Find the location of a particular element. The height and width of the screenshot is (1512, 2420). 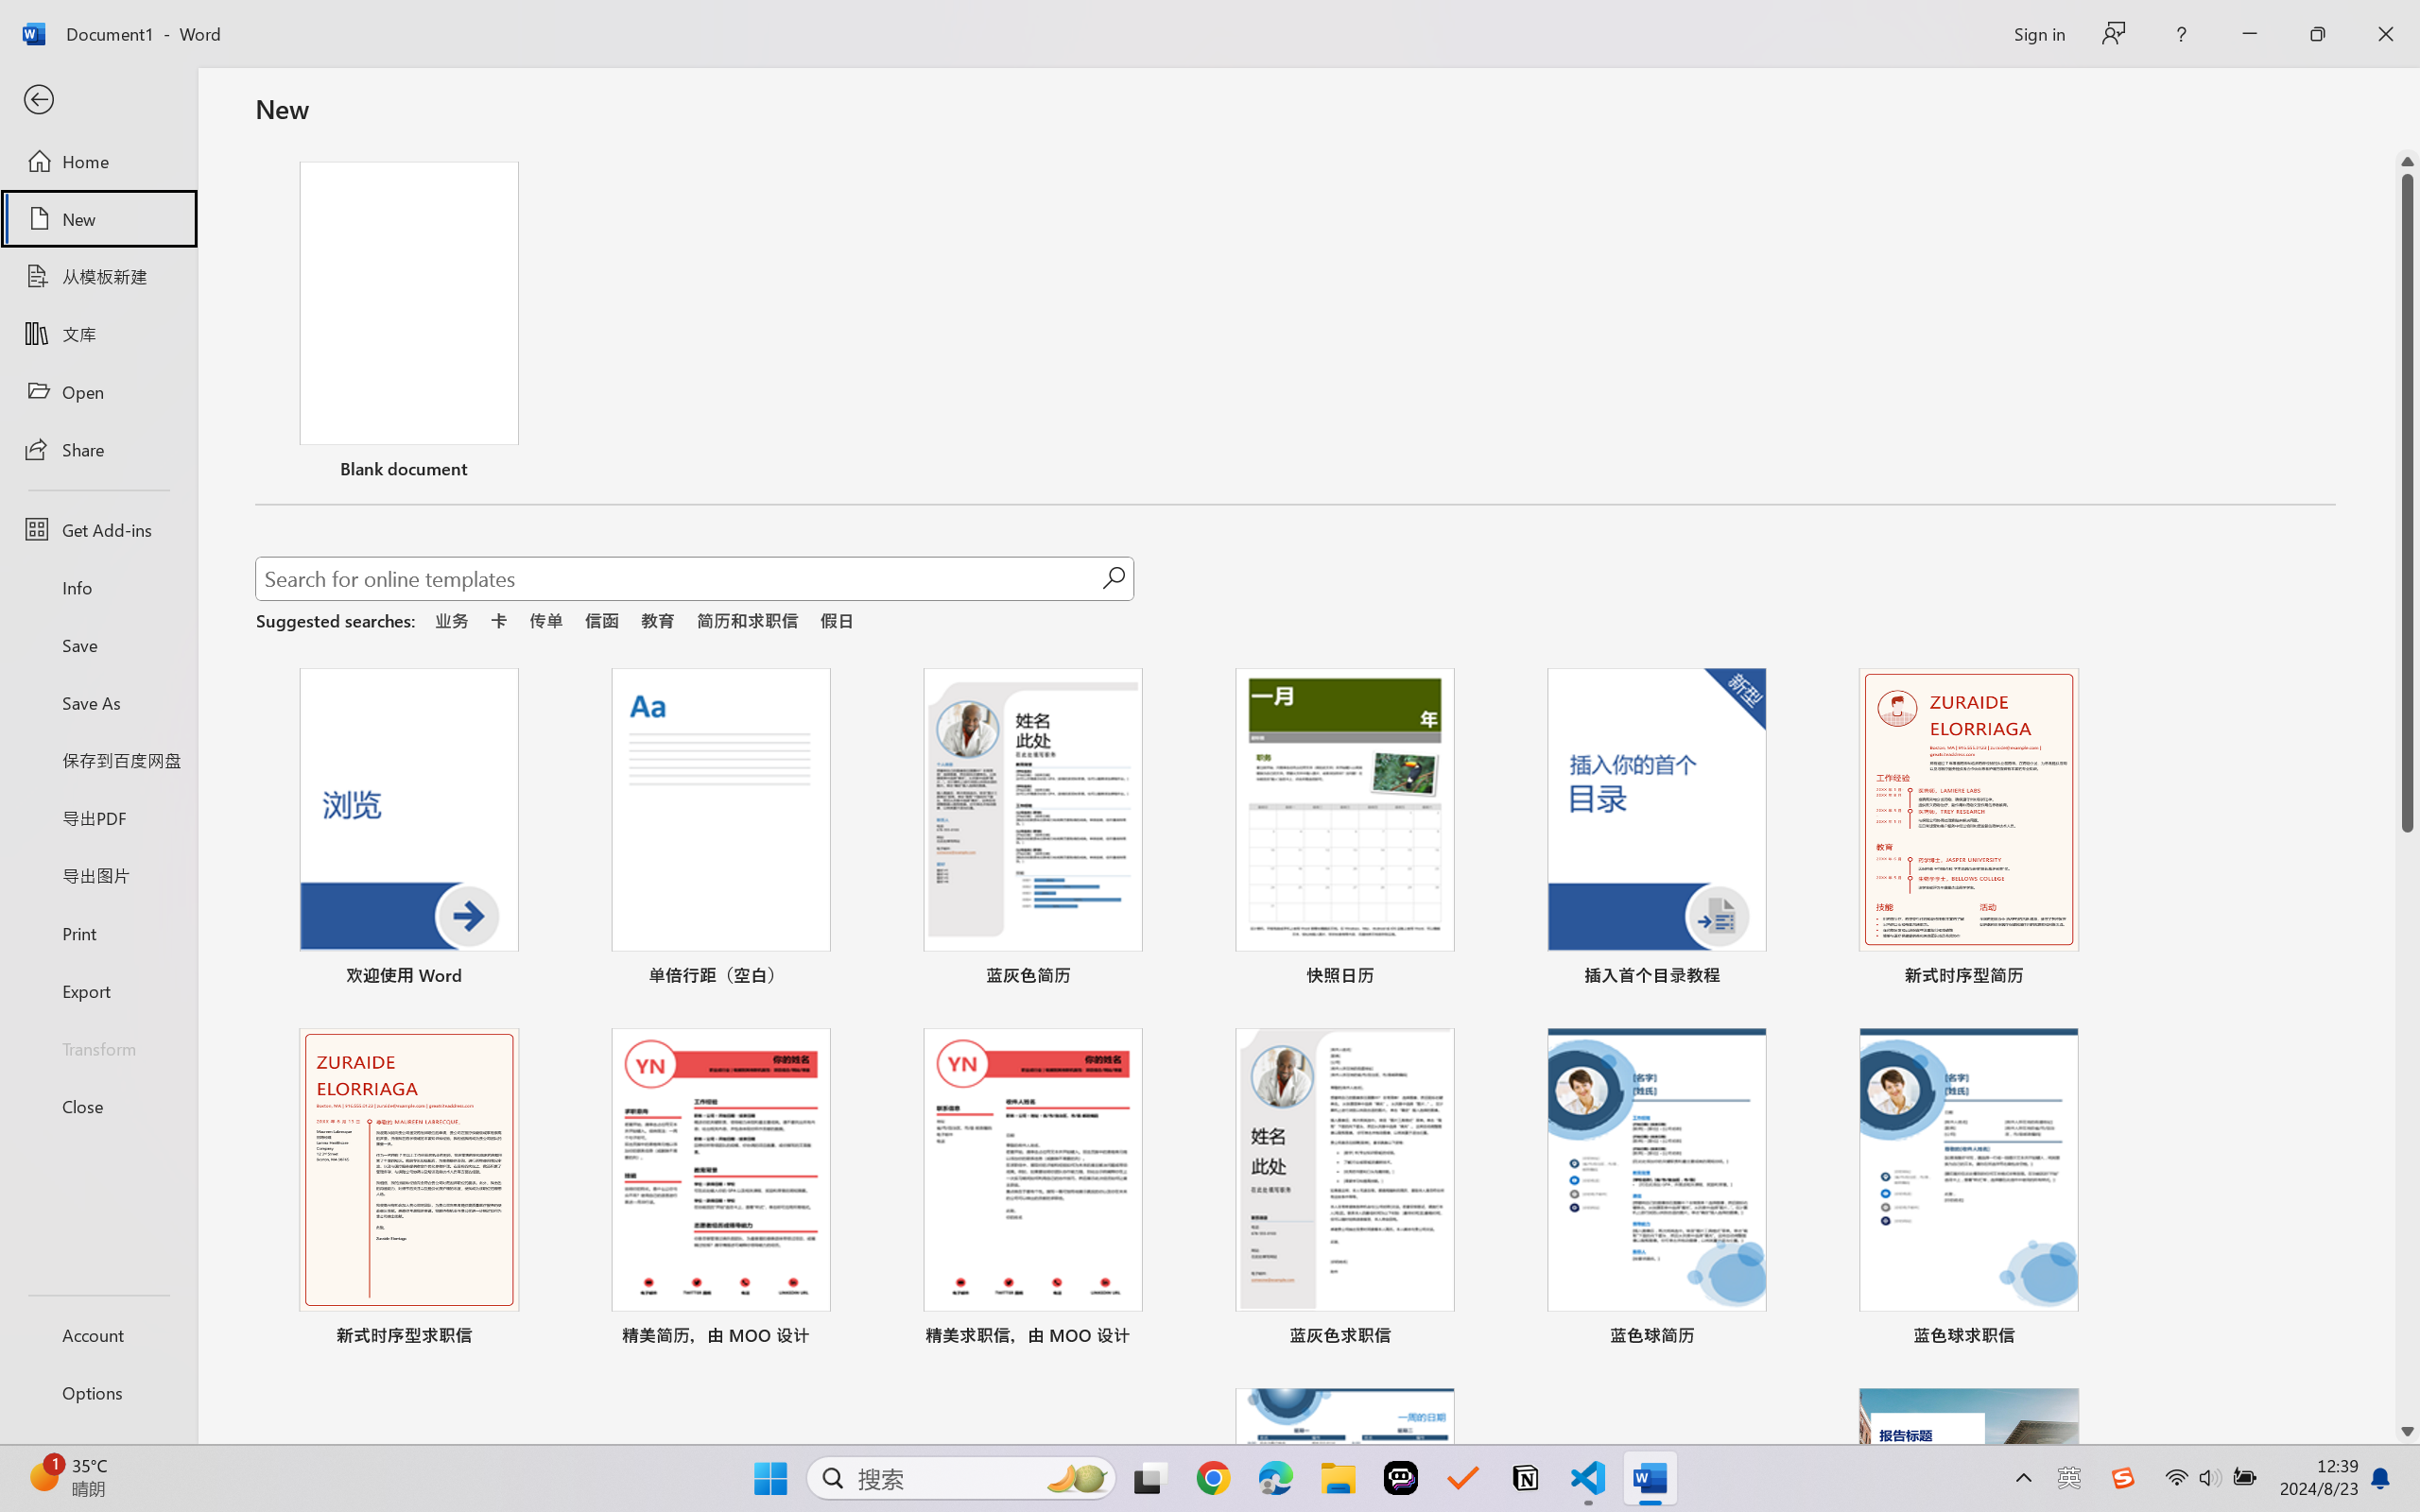

'Get Add-ins' is located at coordinates (97, 528).